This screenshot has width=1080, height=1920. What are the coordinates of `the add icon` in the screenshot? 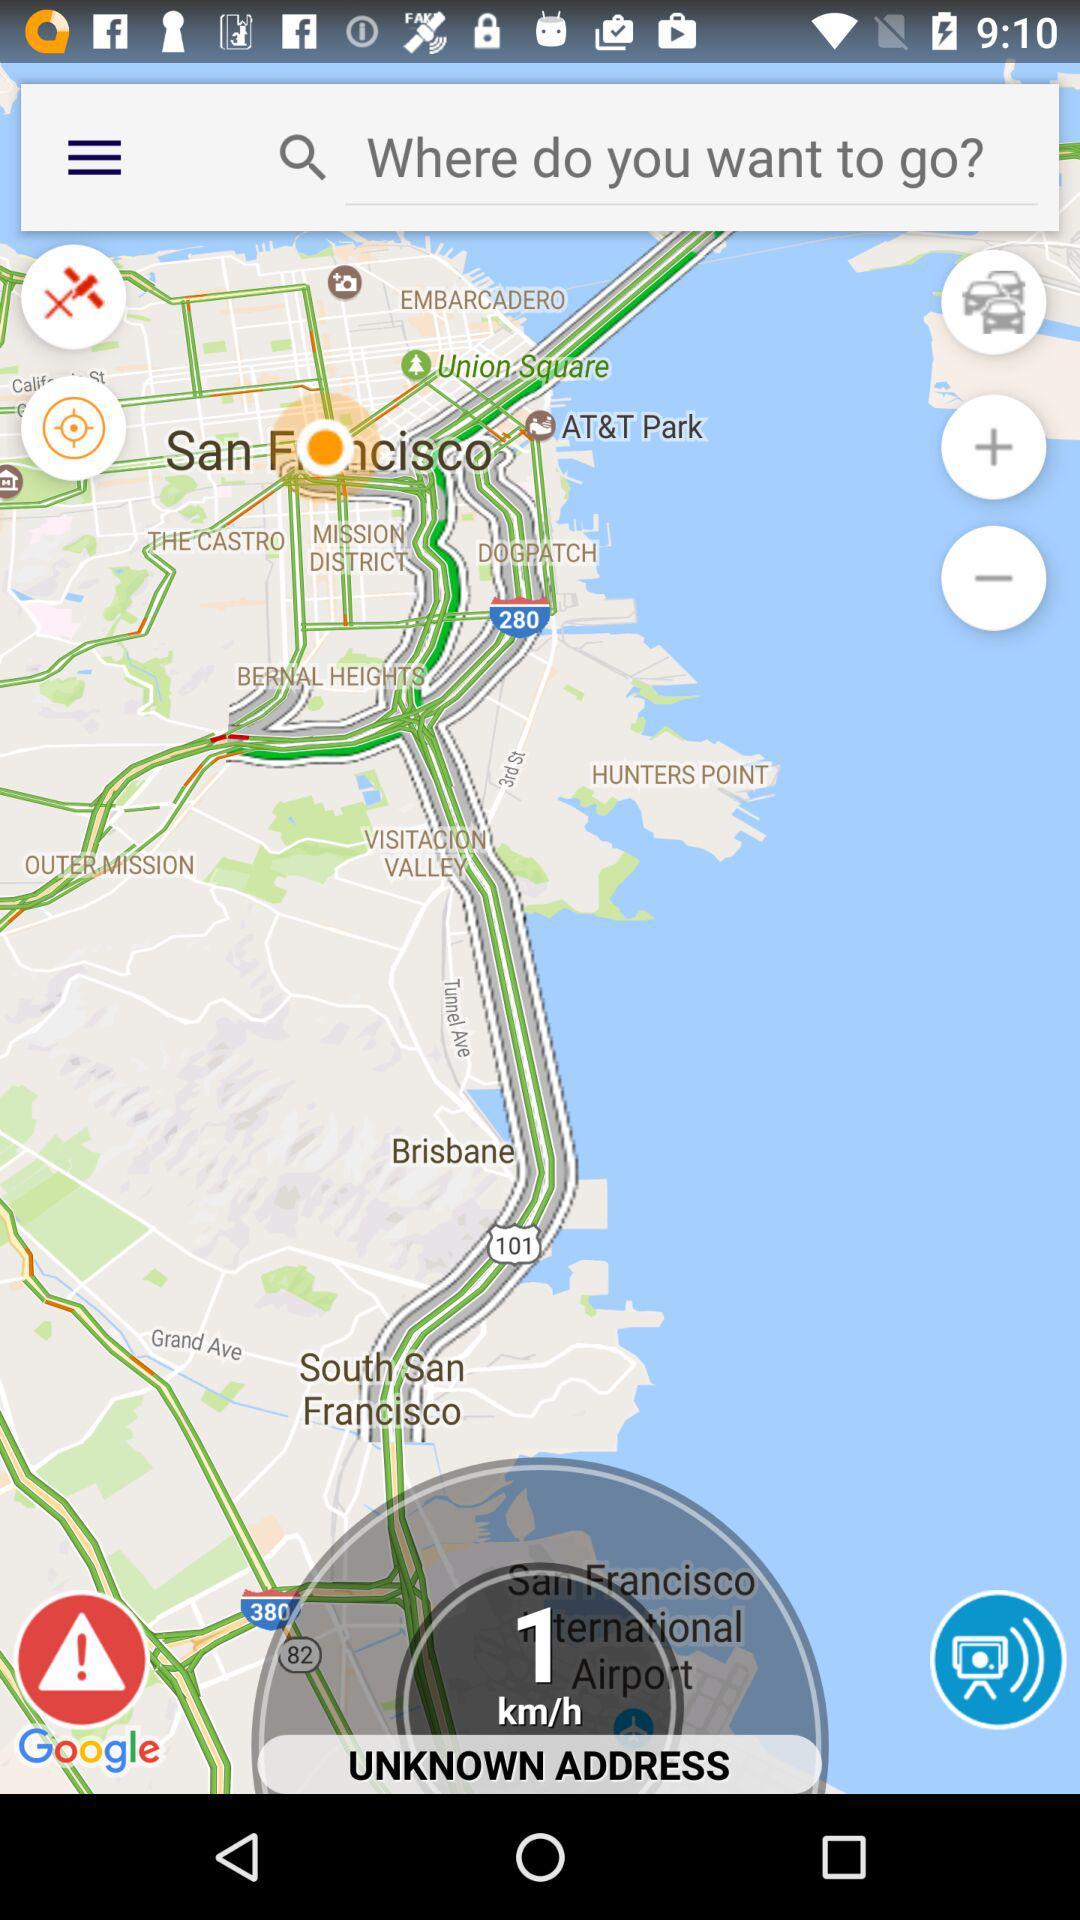 It's located at (993, 477).